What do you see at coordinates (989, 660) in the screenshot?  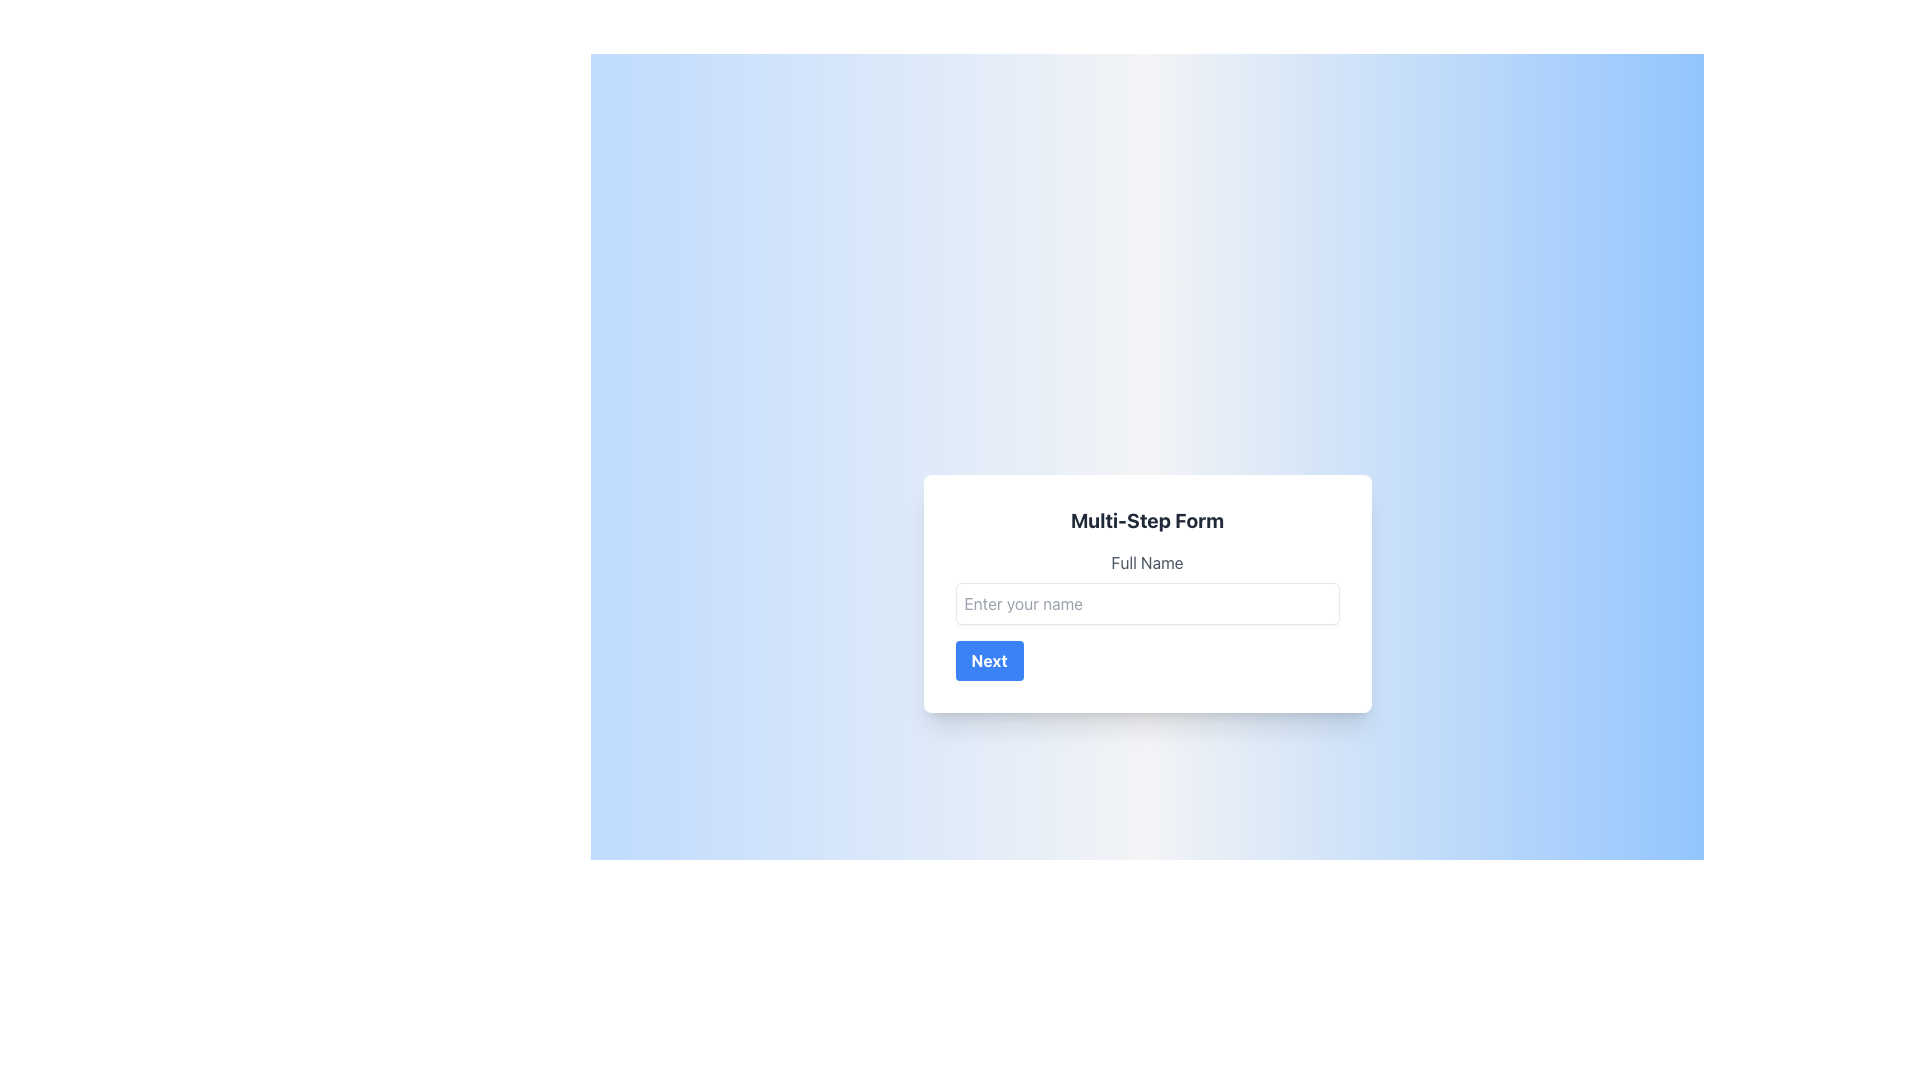 I see `the navigation button located at the bottom left of the form` at bounding box center [989, 660].